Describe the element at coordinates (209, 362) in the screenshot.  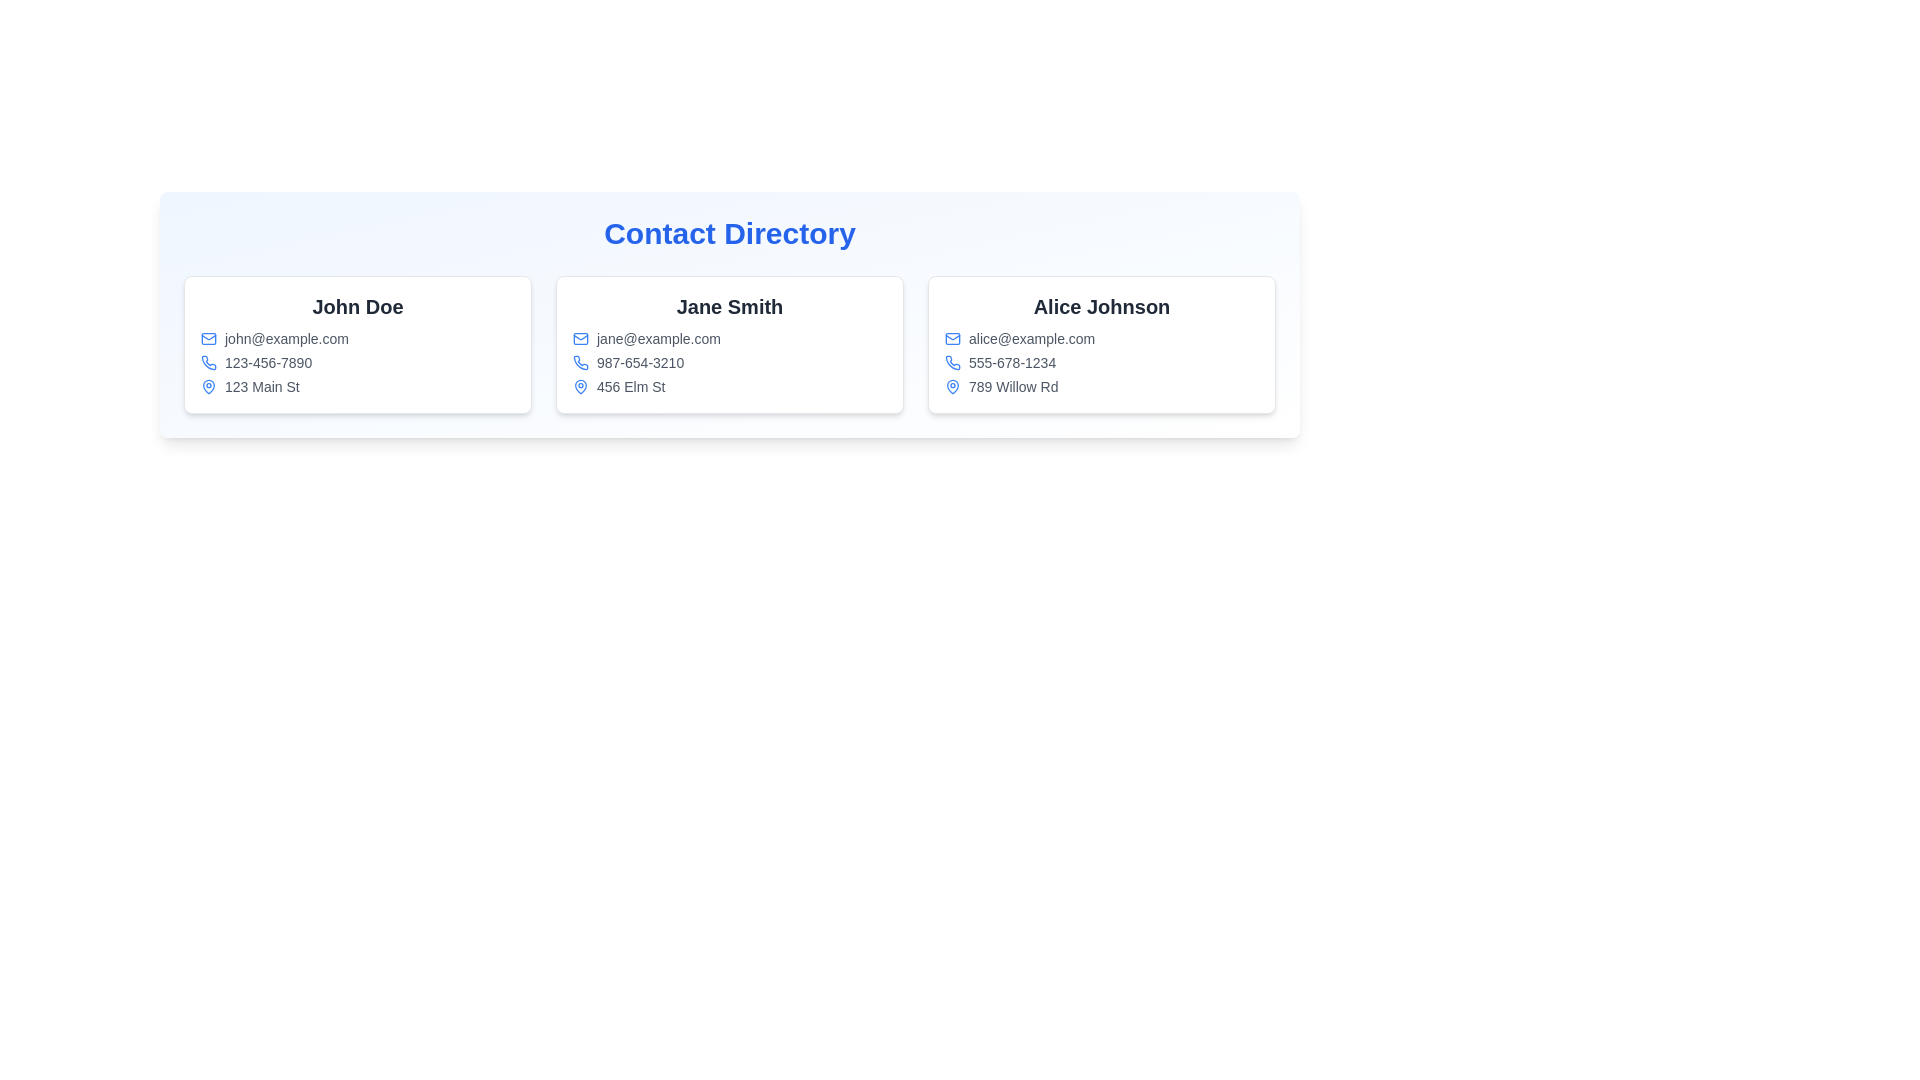
I see `the phone icon located` at that location.